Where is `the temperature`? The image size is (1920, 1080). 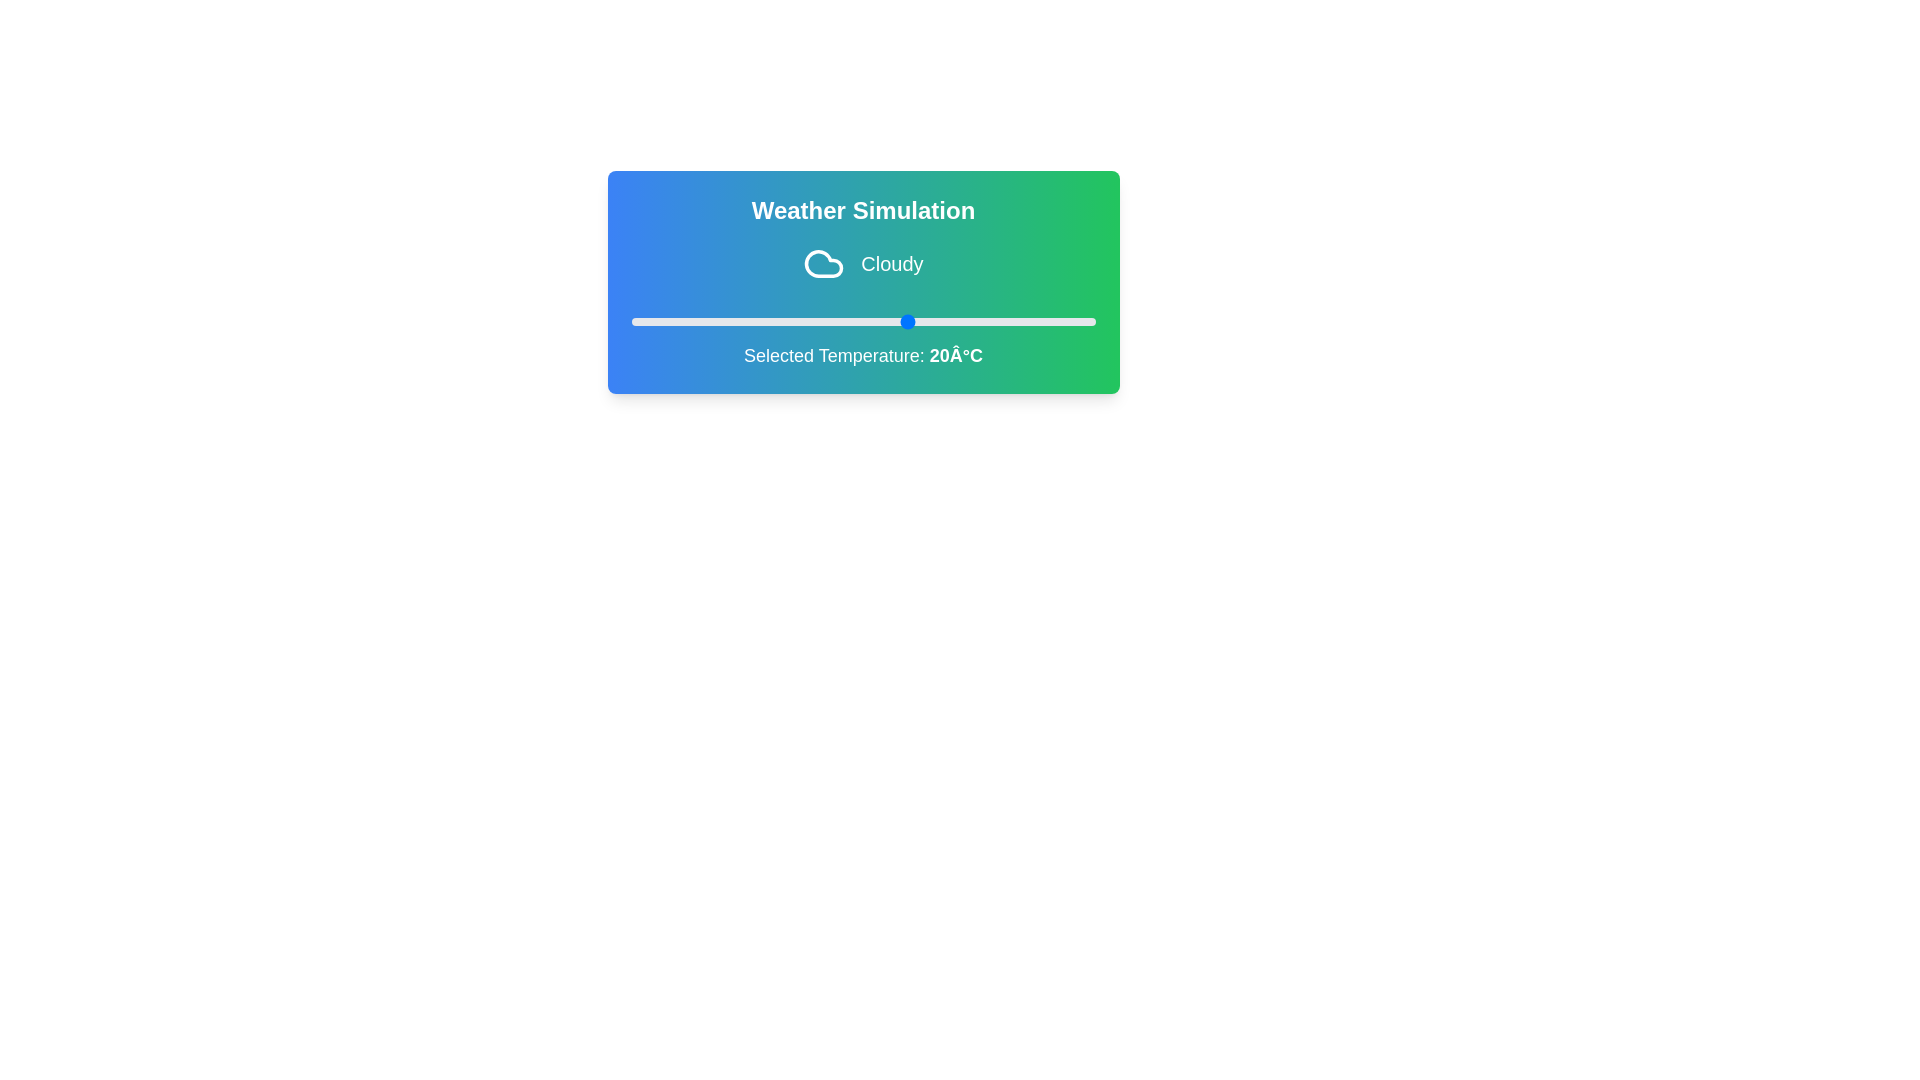 the temperature is located at coordinates (863, 320).